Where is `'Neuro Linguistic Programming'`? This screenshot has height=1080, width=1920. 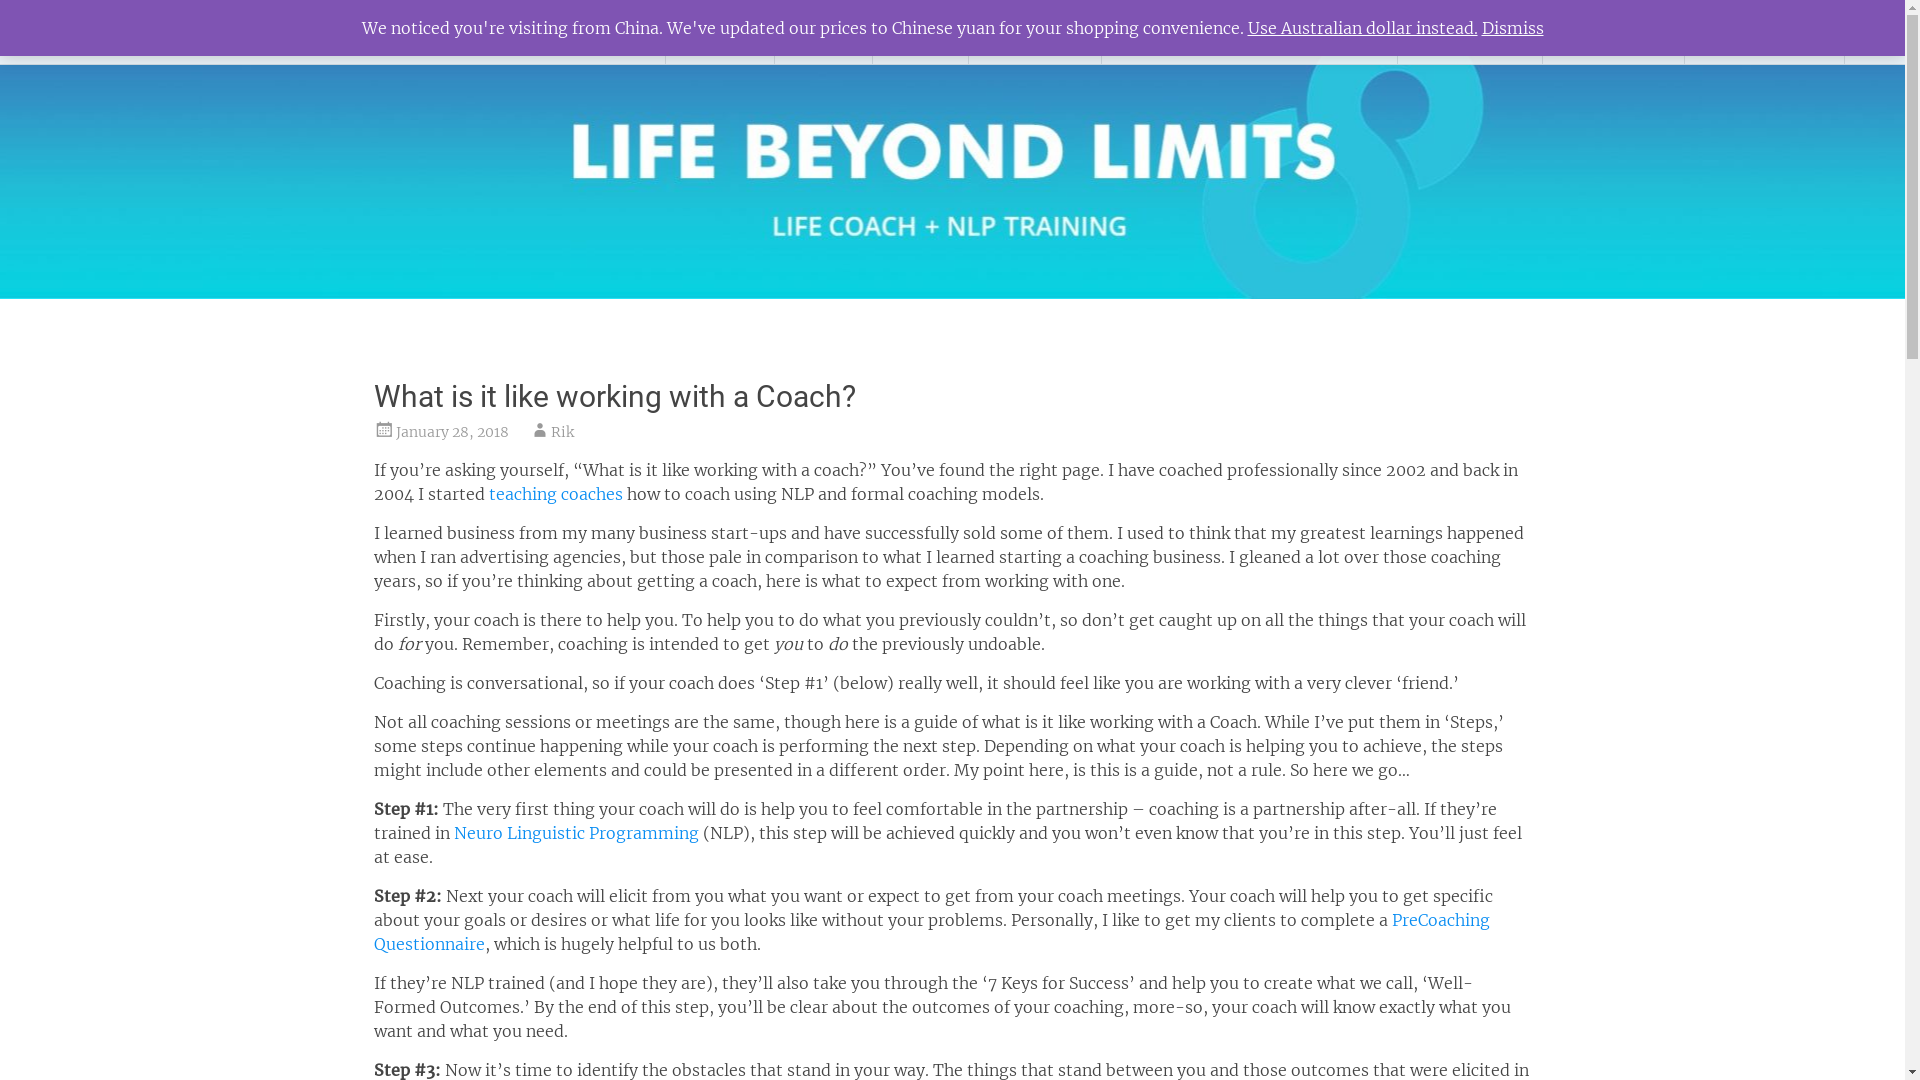
'Neuro Linguistic Programming' is located at coordinates (575, 833).